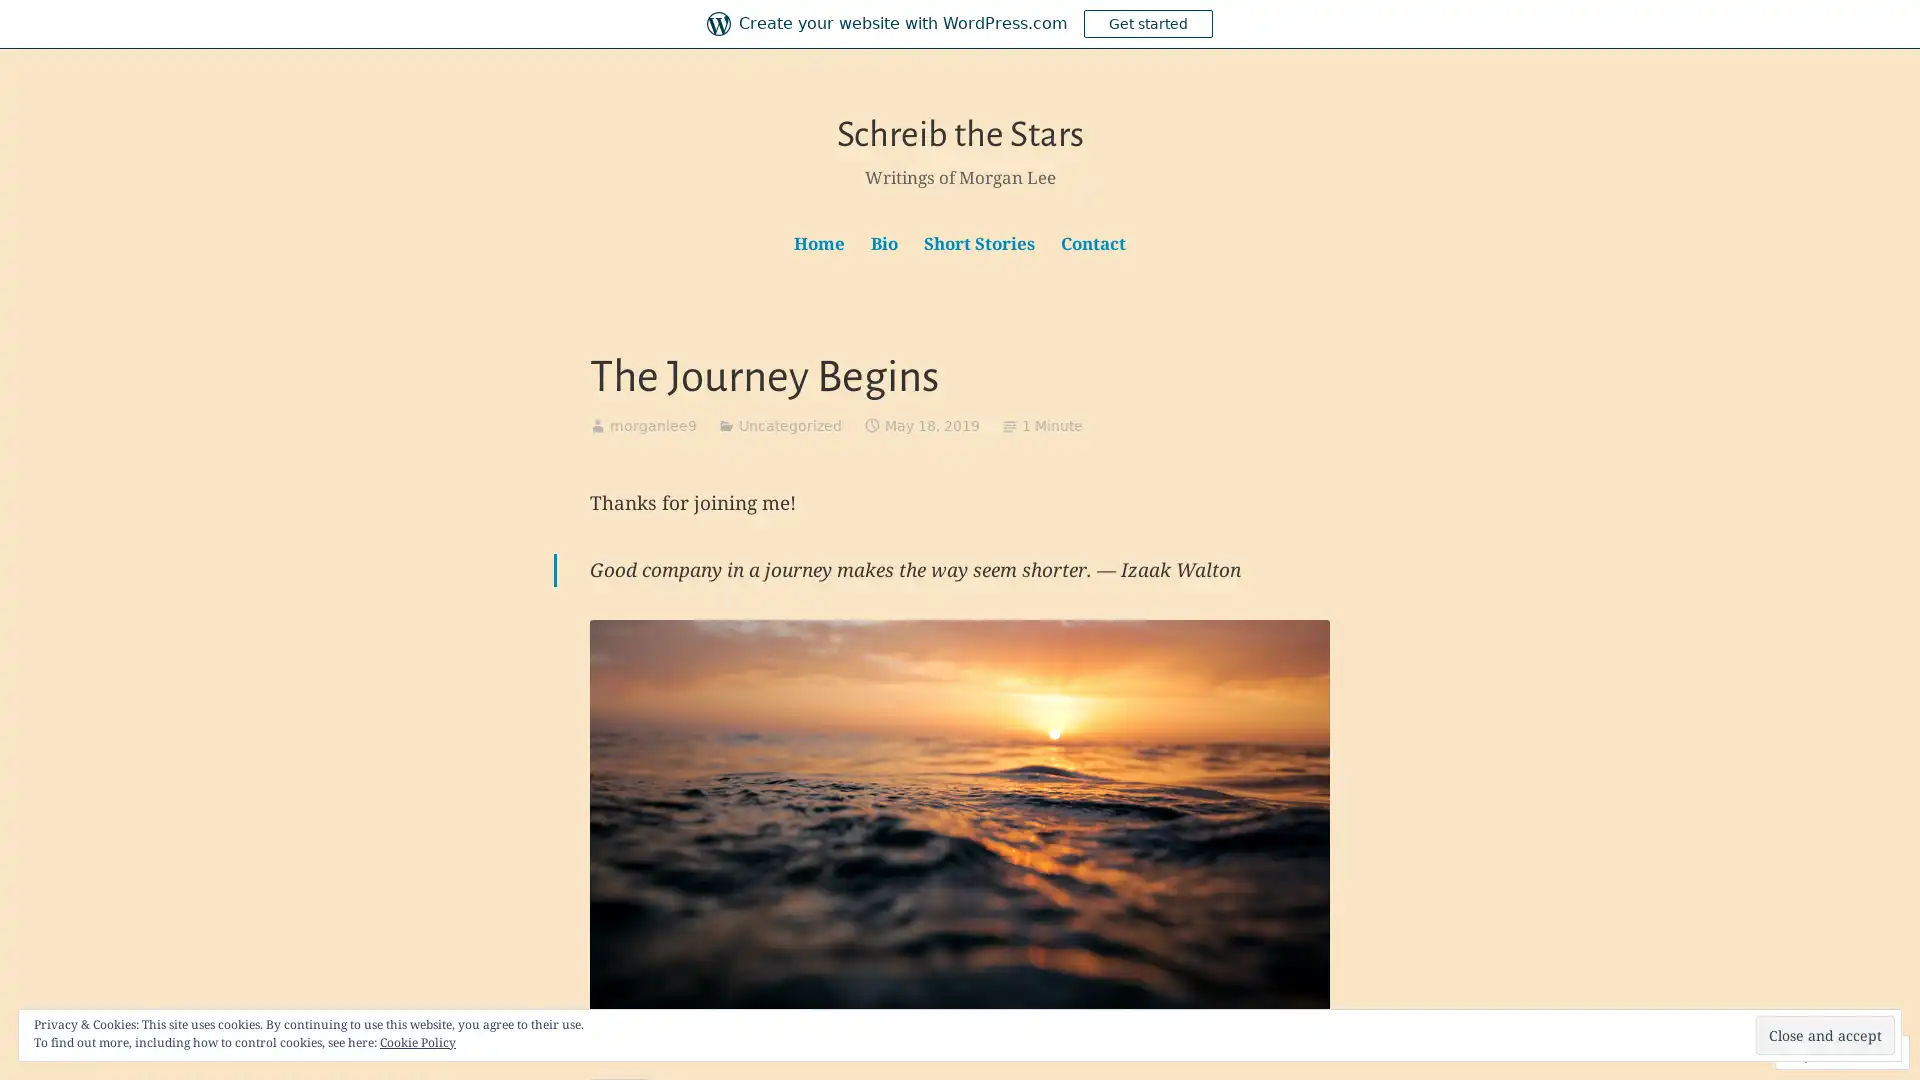 This screenshot has height=1080, width=1920. What do you see at coordinates (1825, 1035) in the screenshot?
I see `Close and accept` at bounding box center [1825, 1035].